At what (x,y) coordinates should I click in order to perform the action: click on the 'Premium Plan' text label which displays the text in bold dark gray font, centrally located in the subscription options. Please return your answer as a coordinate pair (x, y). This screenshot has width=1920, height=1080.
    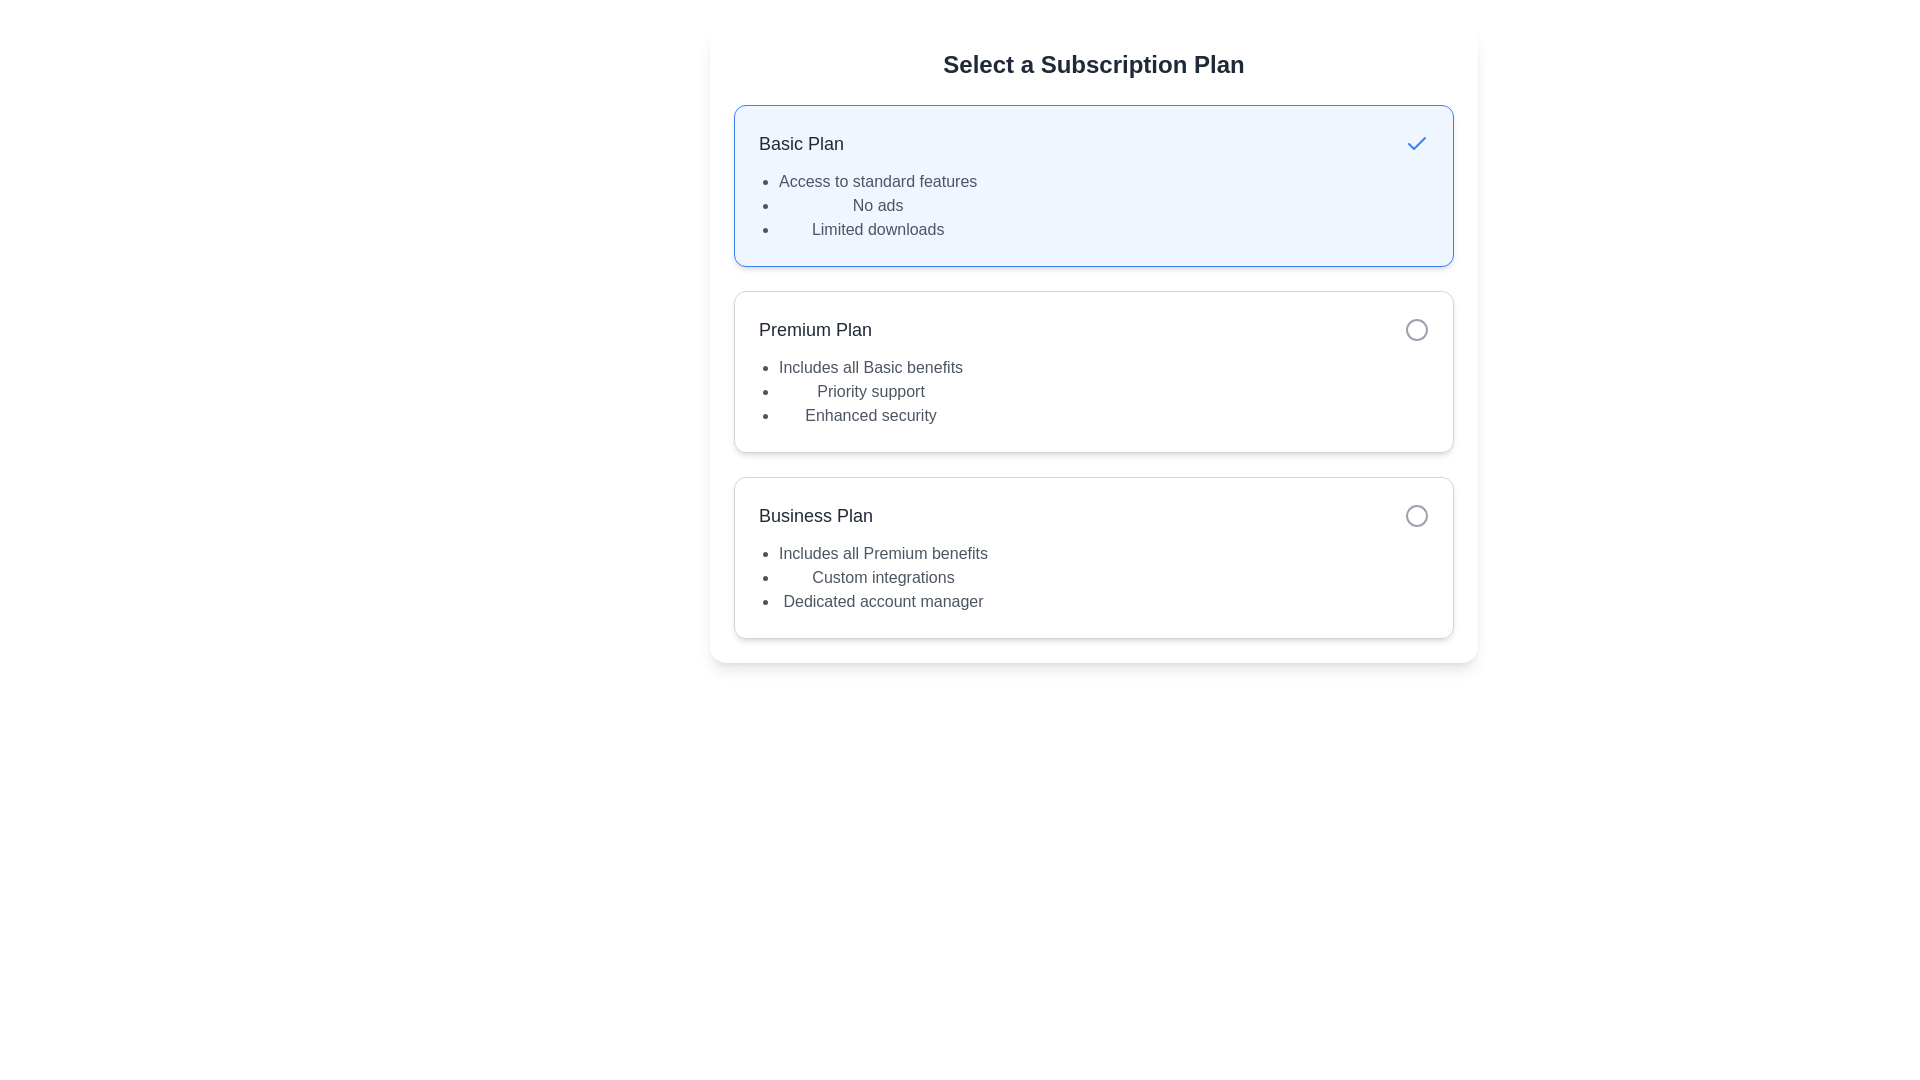
    Looking at the image, I should click on (815, 329).